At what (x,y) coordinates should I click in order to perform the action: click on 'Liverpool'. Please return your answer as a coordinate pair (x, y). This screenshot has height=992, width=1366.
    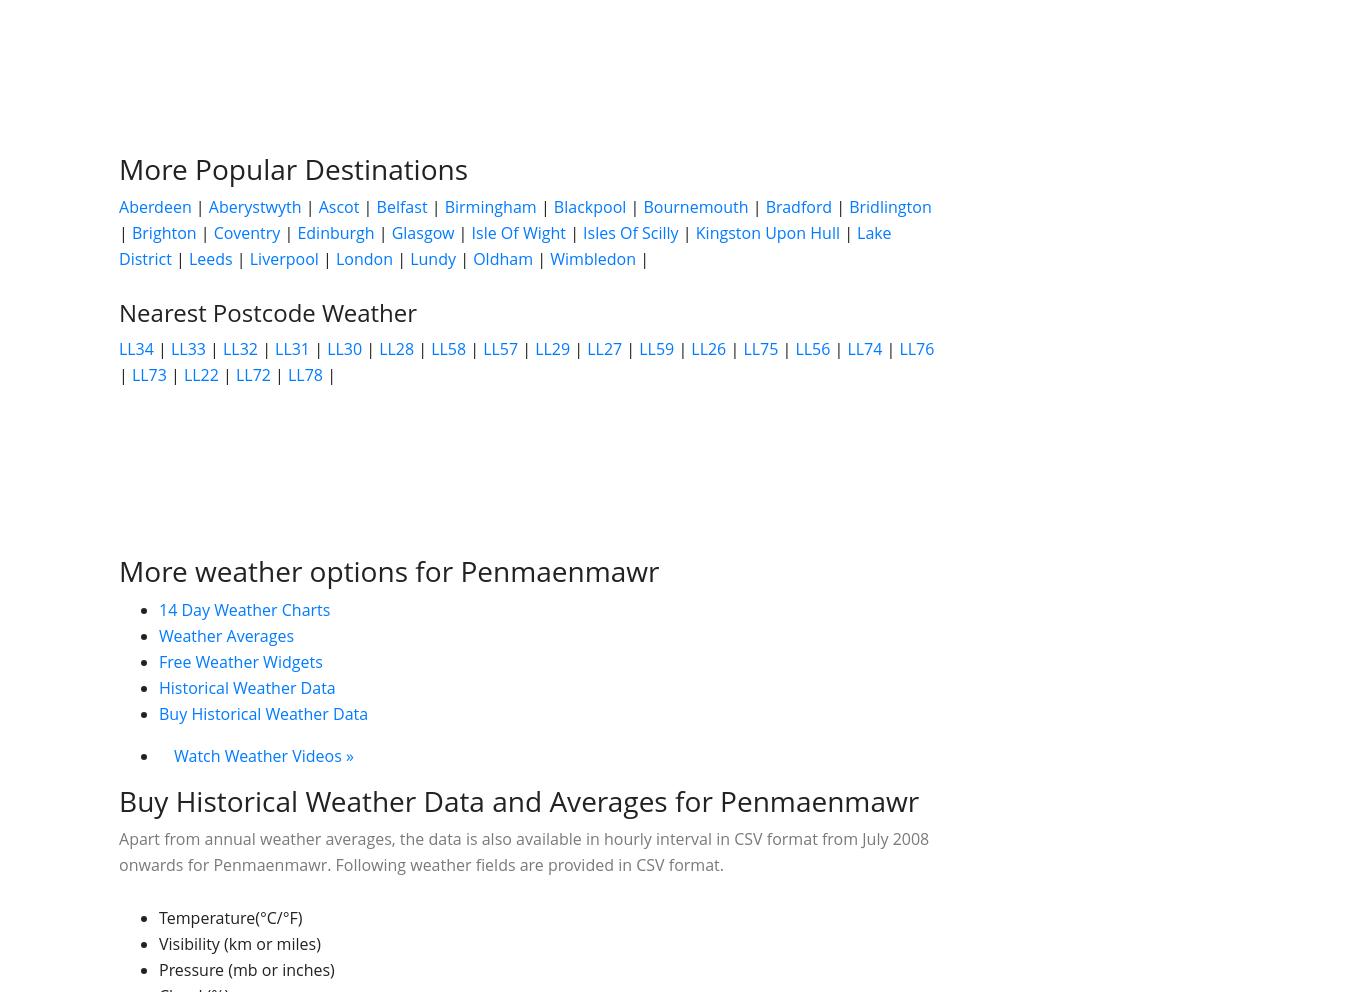
    Looking at the image, I should click on (249, 258).